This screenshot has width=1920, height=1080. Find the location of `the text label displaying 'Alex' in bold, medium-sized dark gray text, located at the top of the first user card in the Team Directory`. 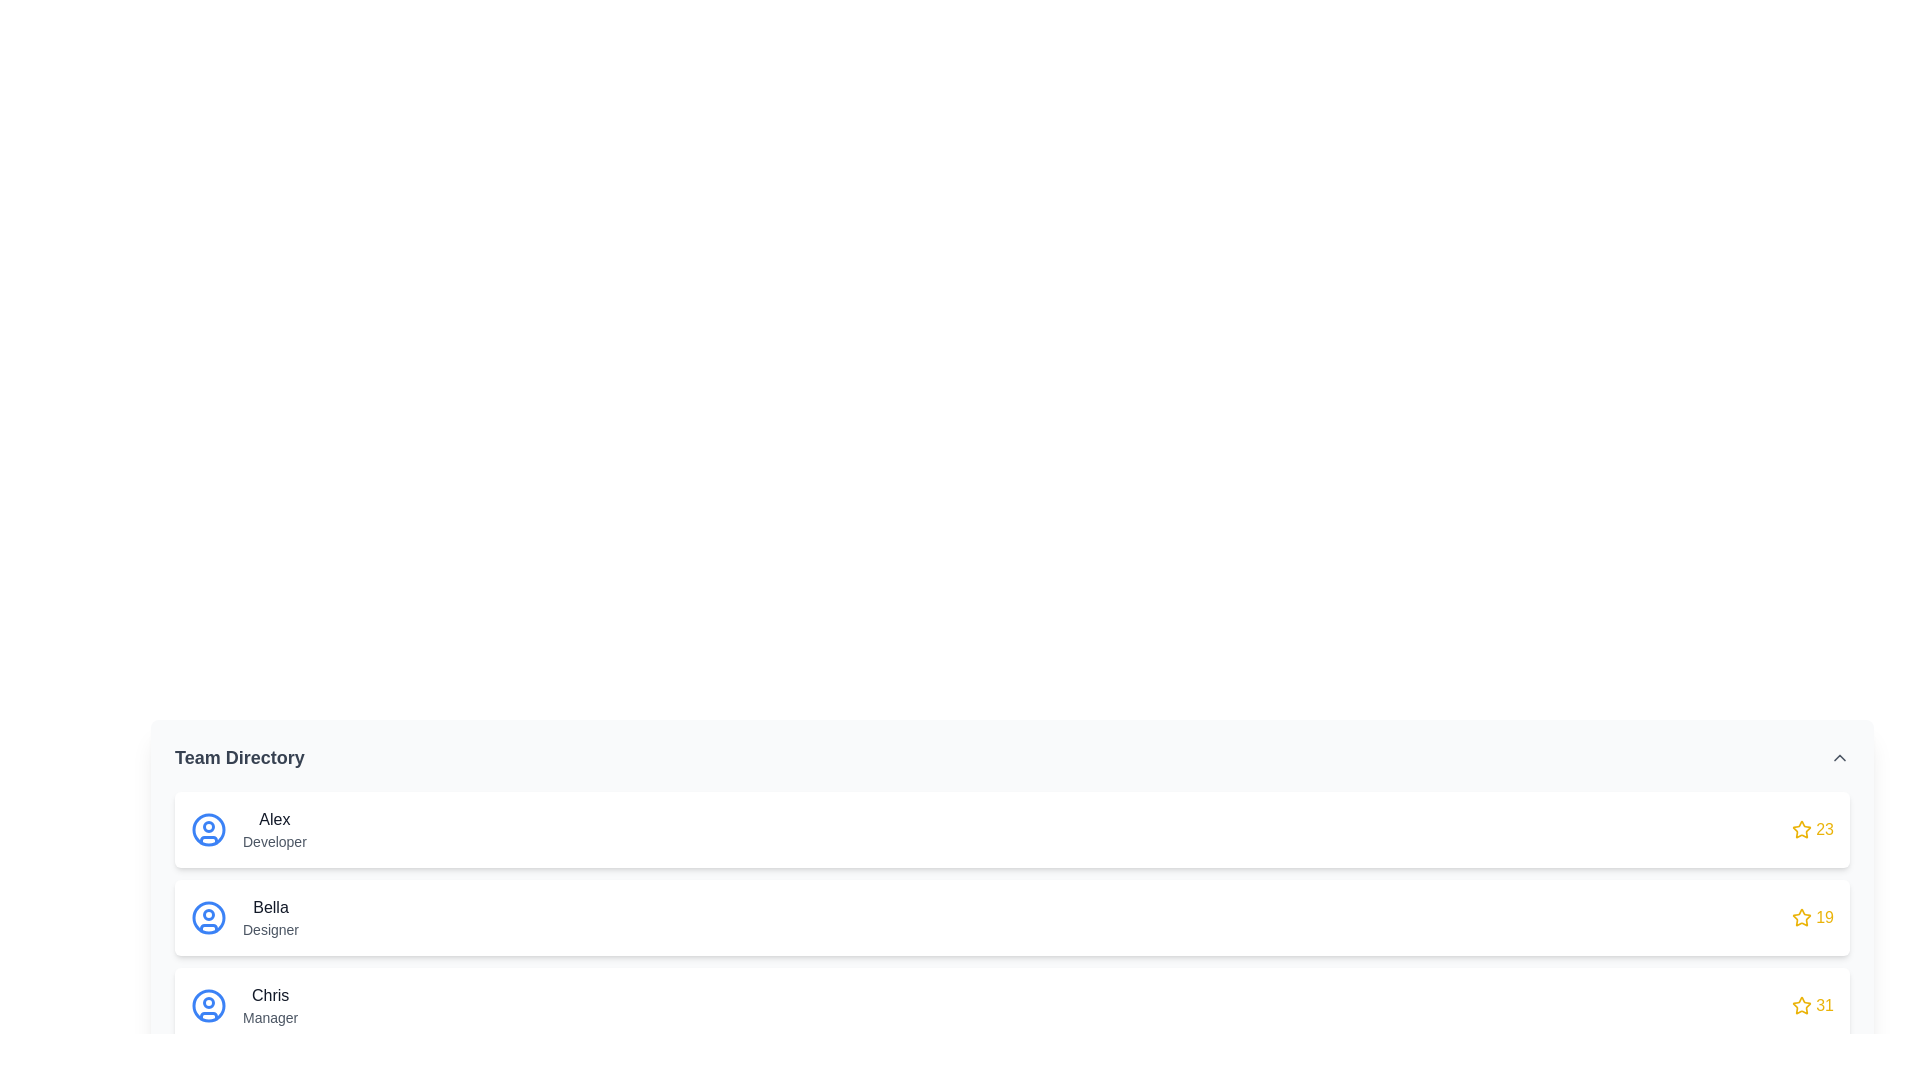

the text label displaying 'Alex' in bold, medium-sized dark gray text, located at the top of the first user card in the Team Directory is located at coordinates (273, 820).